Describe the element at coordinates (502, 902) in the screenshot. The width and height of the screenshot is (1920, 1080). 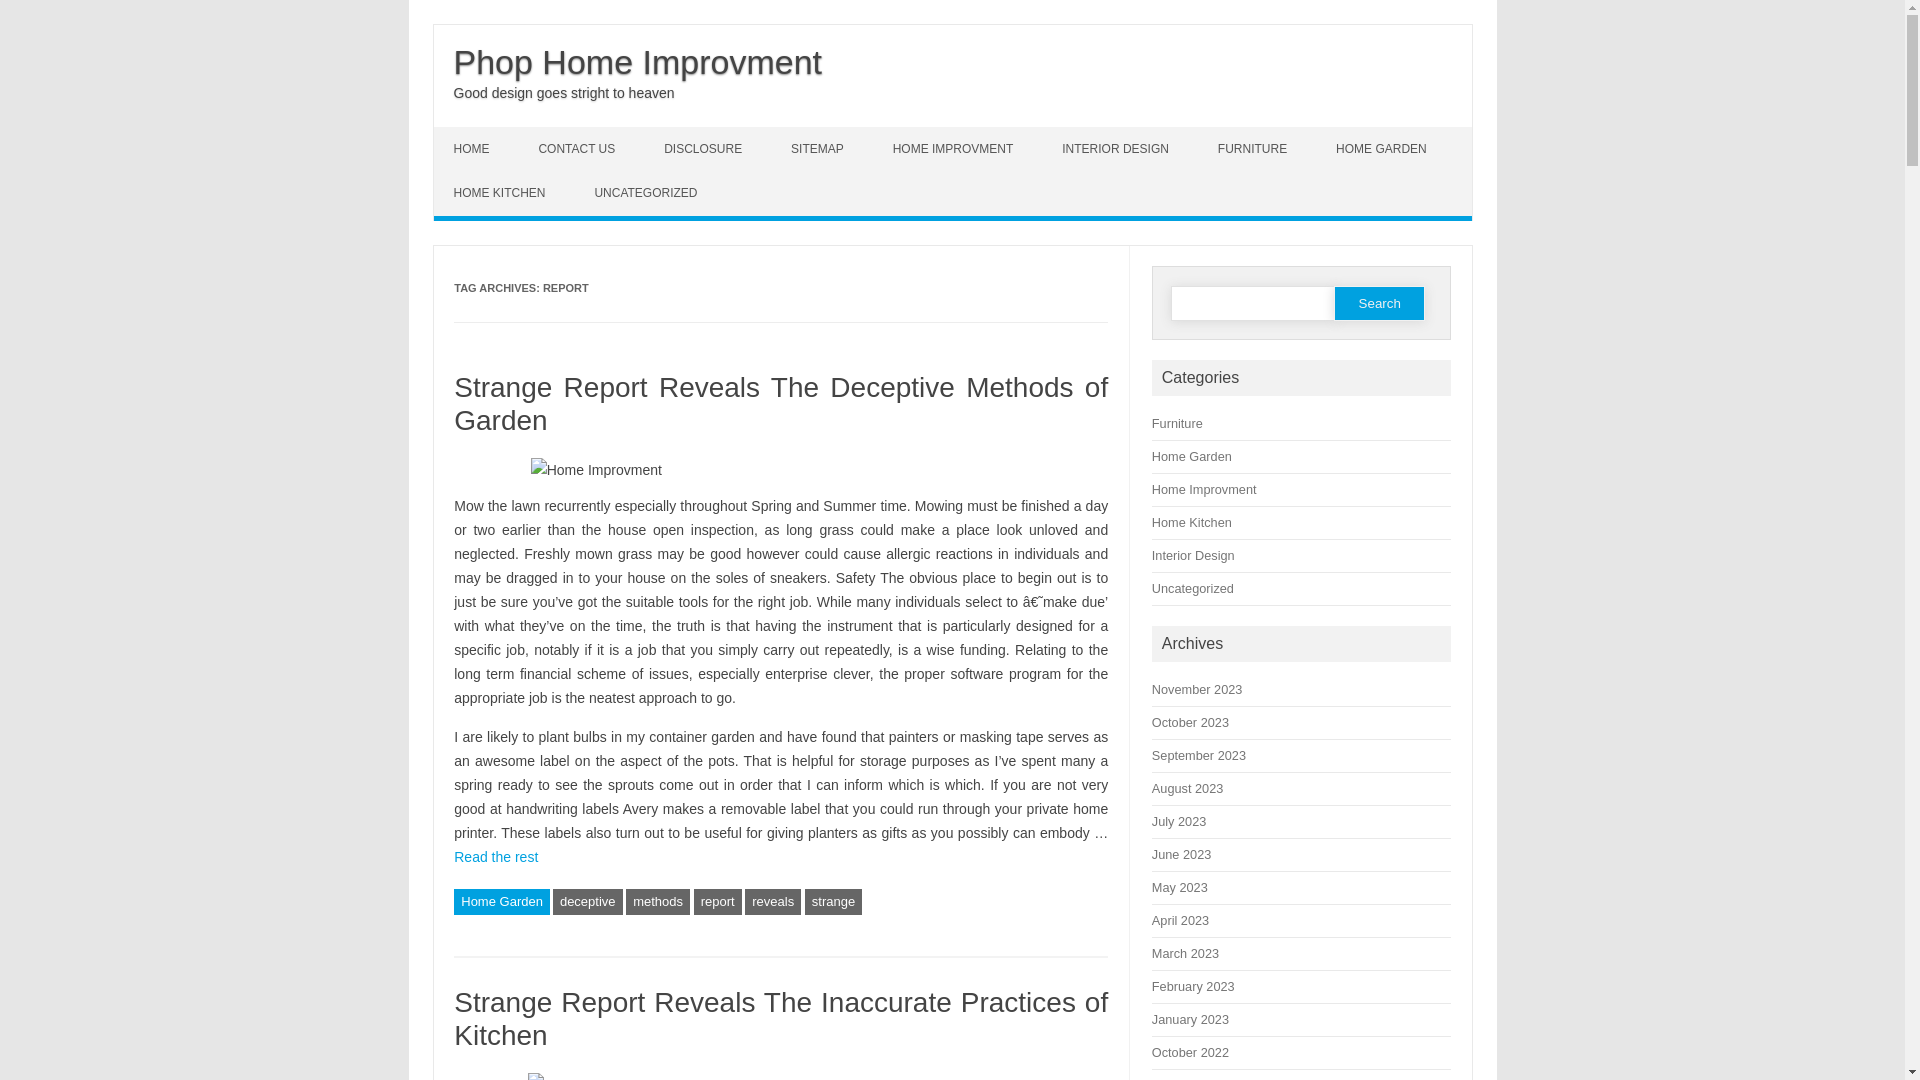
I see `'Home Garden'` at that location.